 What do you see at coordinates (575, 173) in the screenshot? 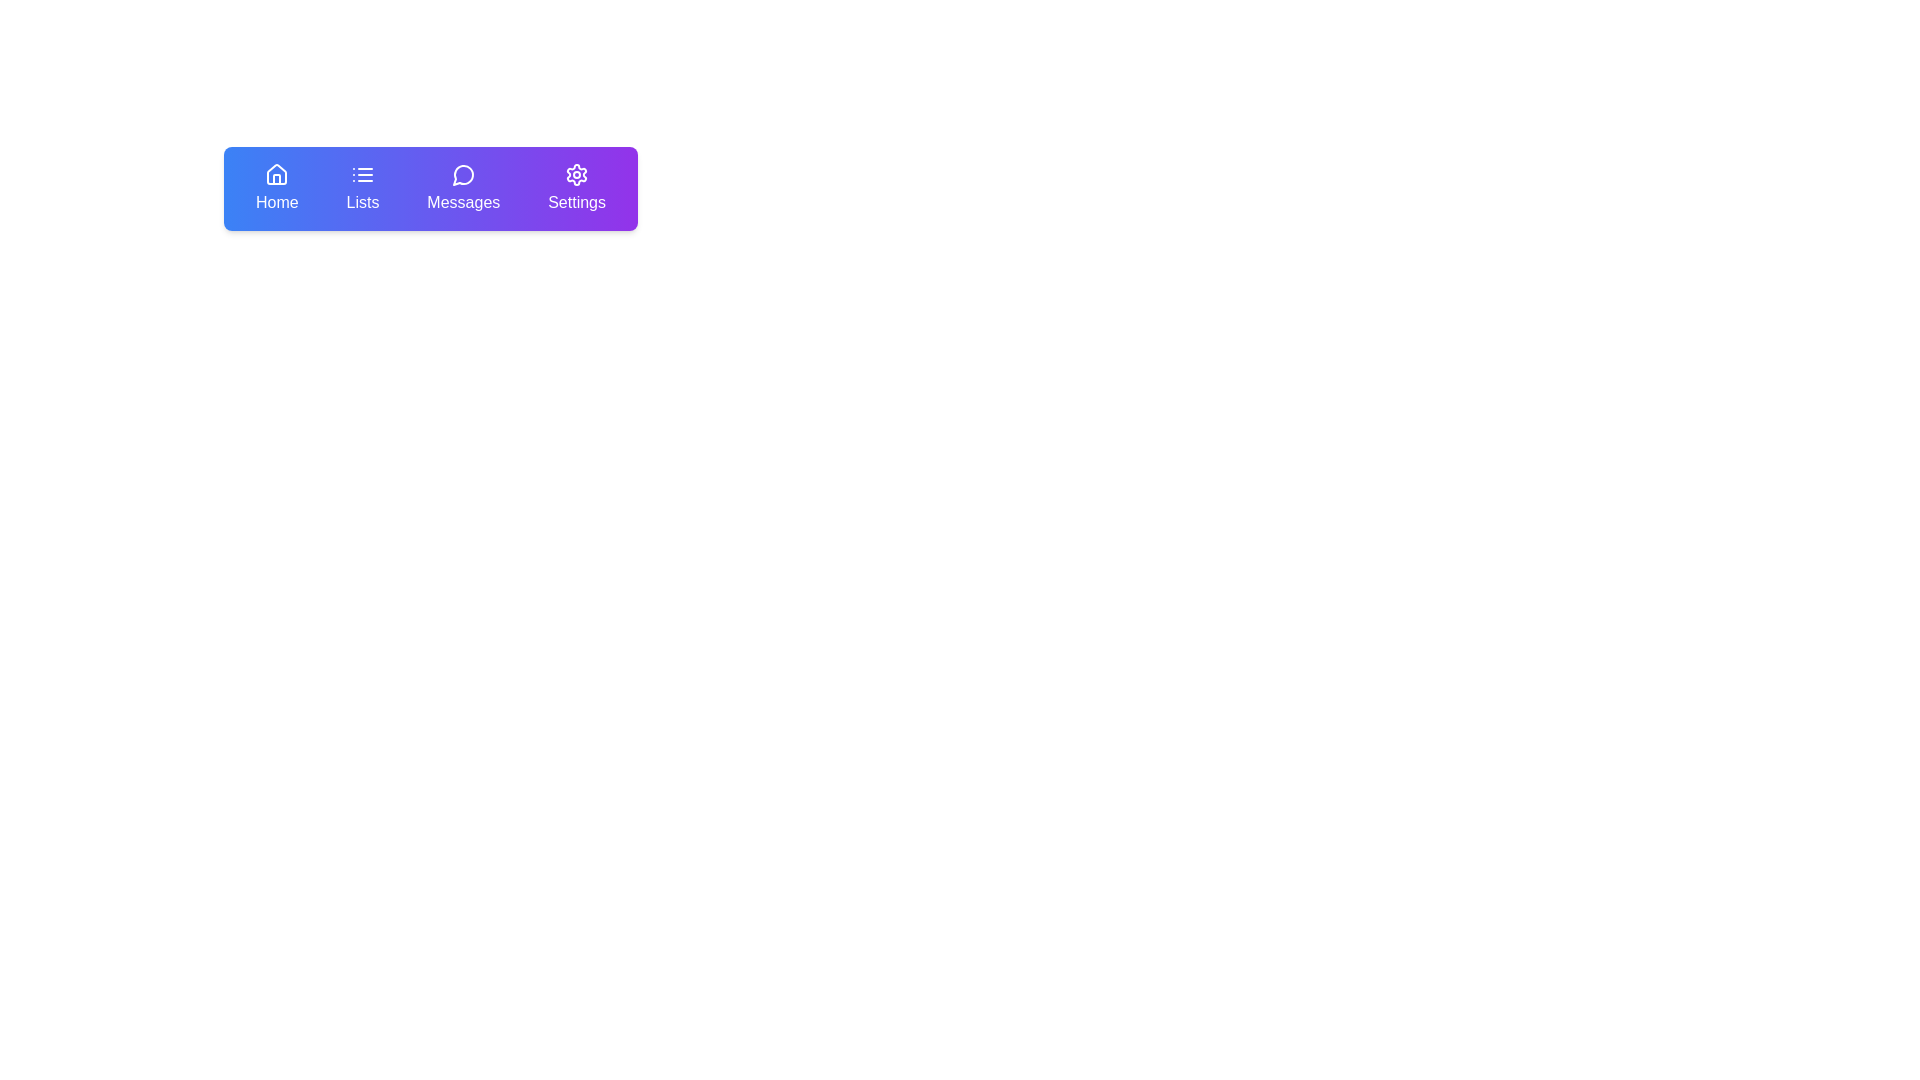
I see `the 'Settings' icon located at the far-right of the navigation bar` at bounding box center [575, 173].